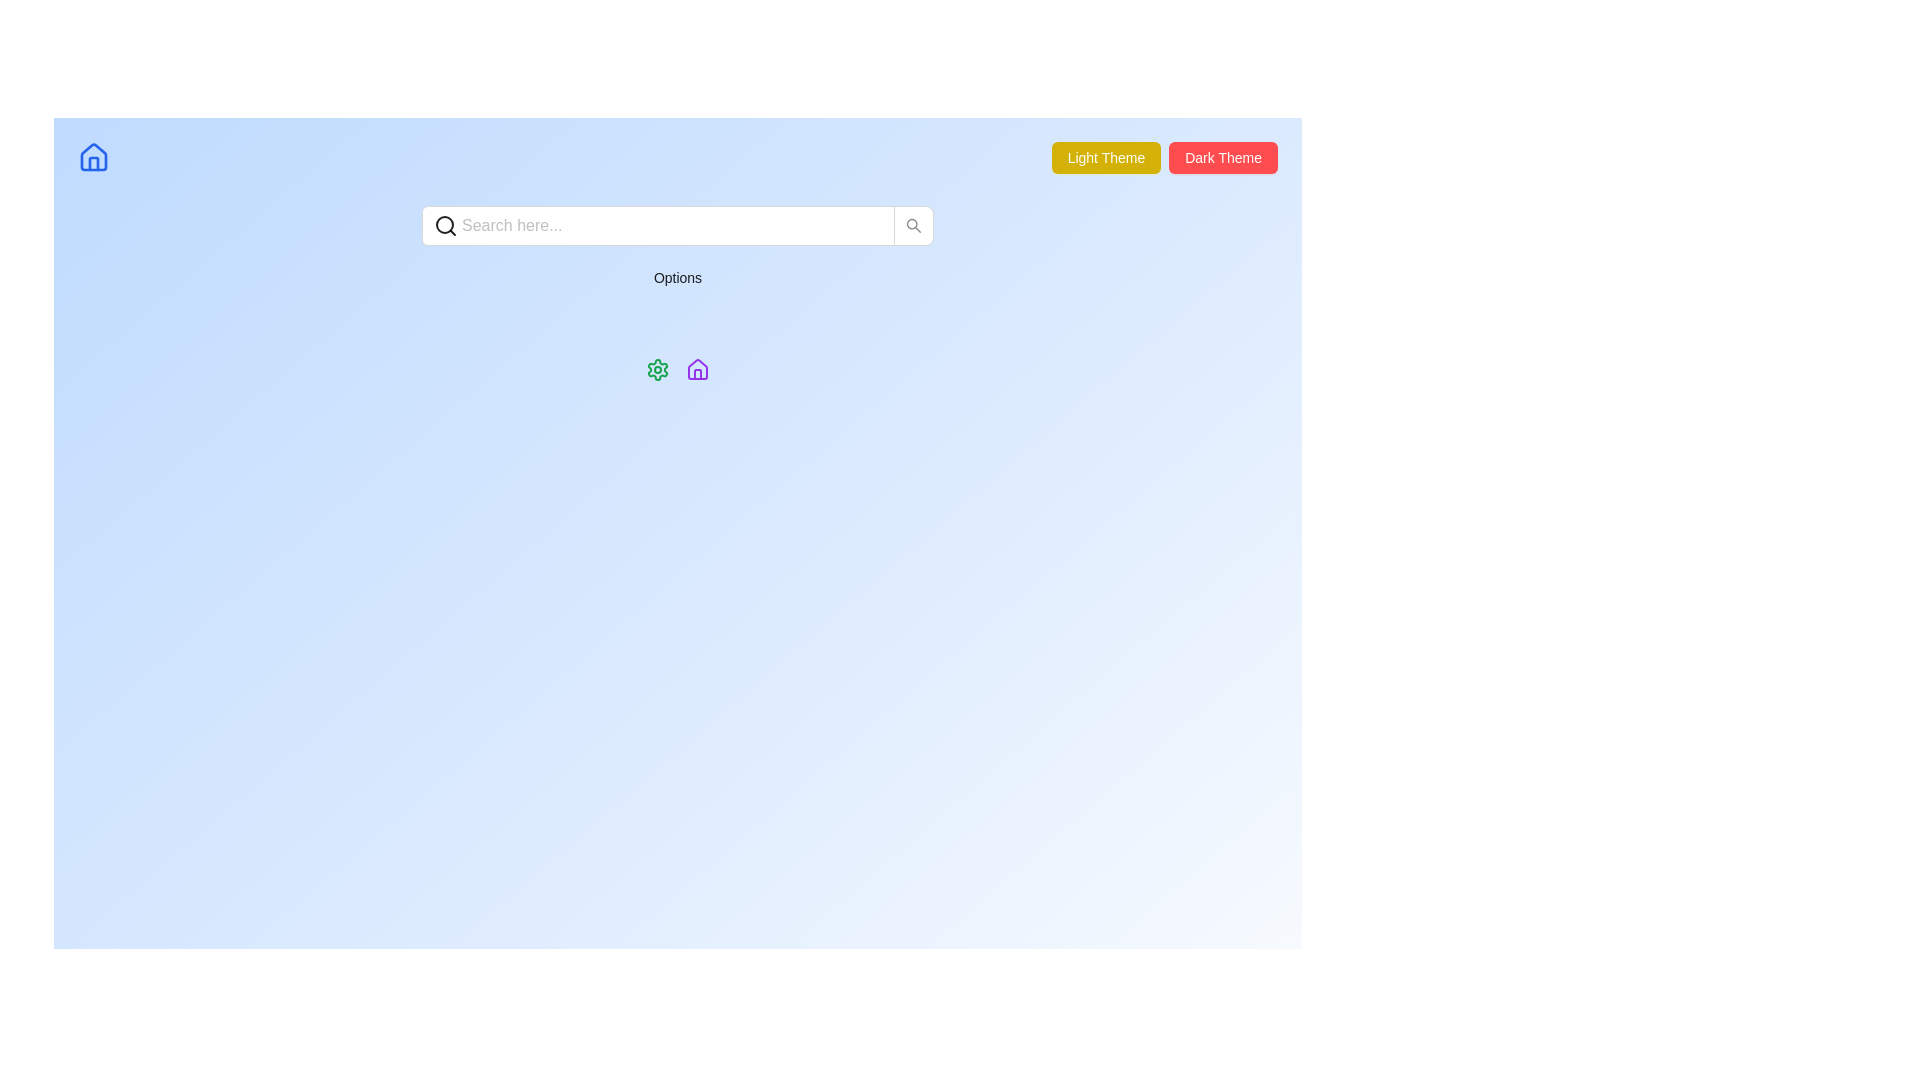 The image size is (1920, 1080). What do you see at coordinates (445, 225) in the screenshot?
I see `the magnifying glass icon positioned at the beginning of the search input field, which symbolizes the search functionality` at bounding box center [445, 225].